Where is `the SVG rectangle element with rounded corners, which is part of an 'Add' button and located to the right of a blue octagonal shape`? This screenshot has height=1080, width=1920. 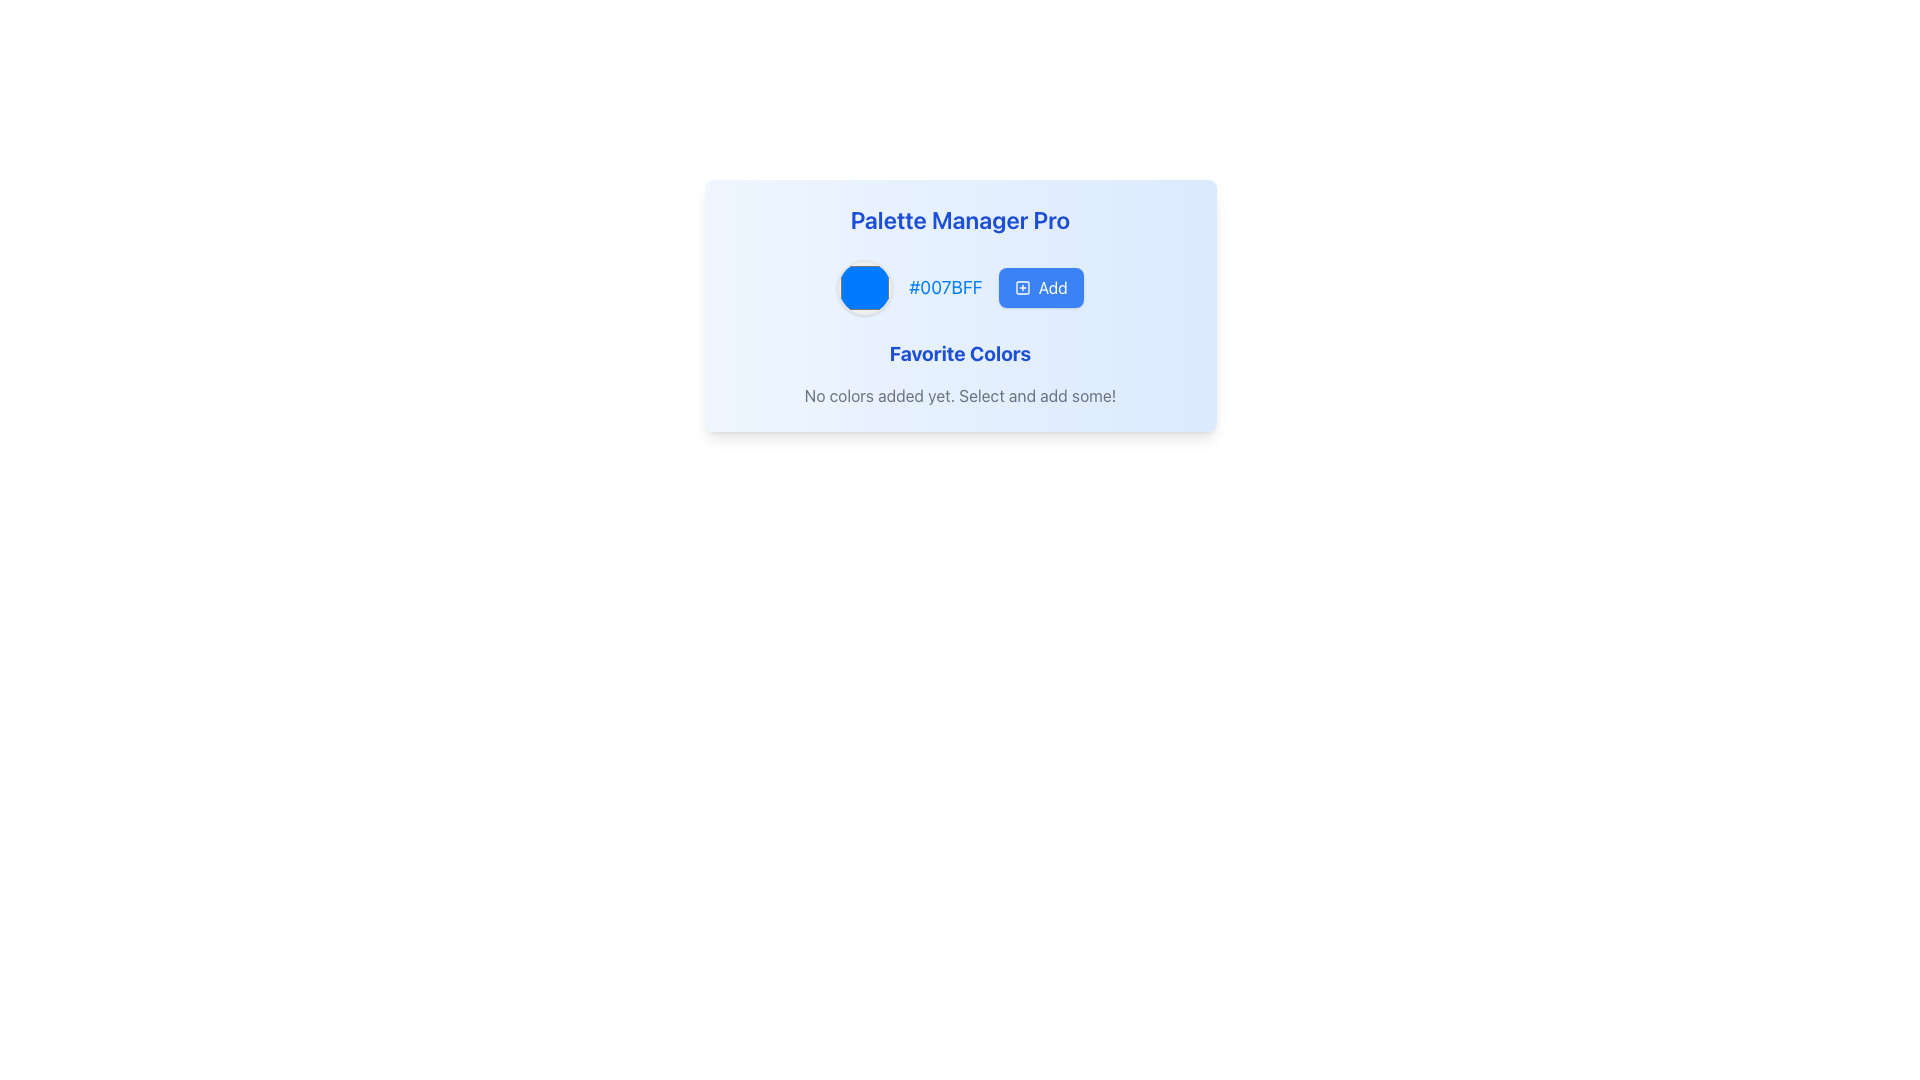
the SVG rectangle element with rounded corners, which is part of an 'Add' button and located to the right of a blue octagonal shape is located at coordinates (1022, 288).